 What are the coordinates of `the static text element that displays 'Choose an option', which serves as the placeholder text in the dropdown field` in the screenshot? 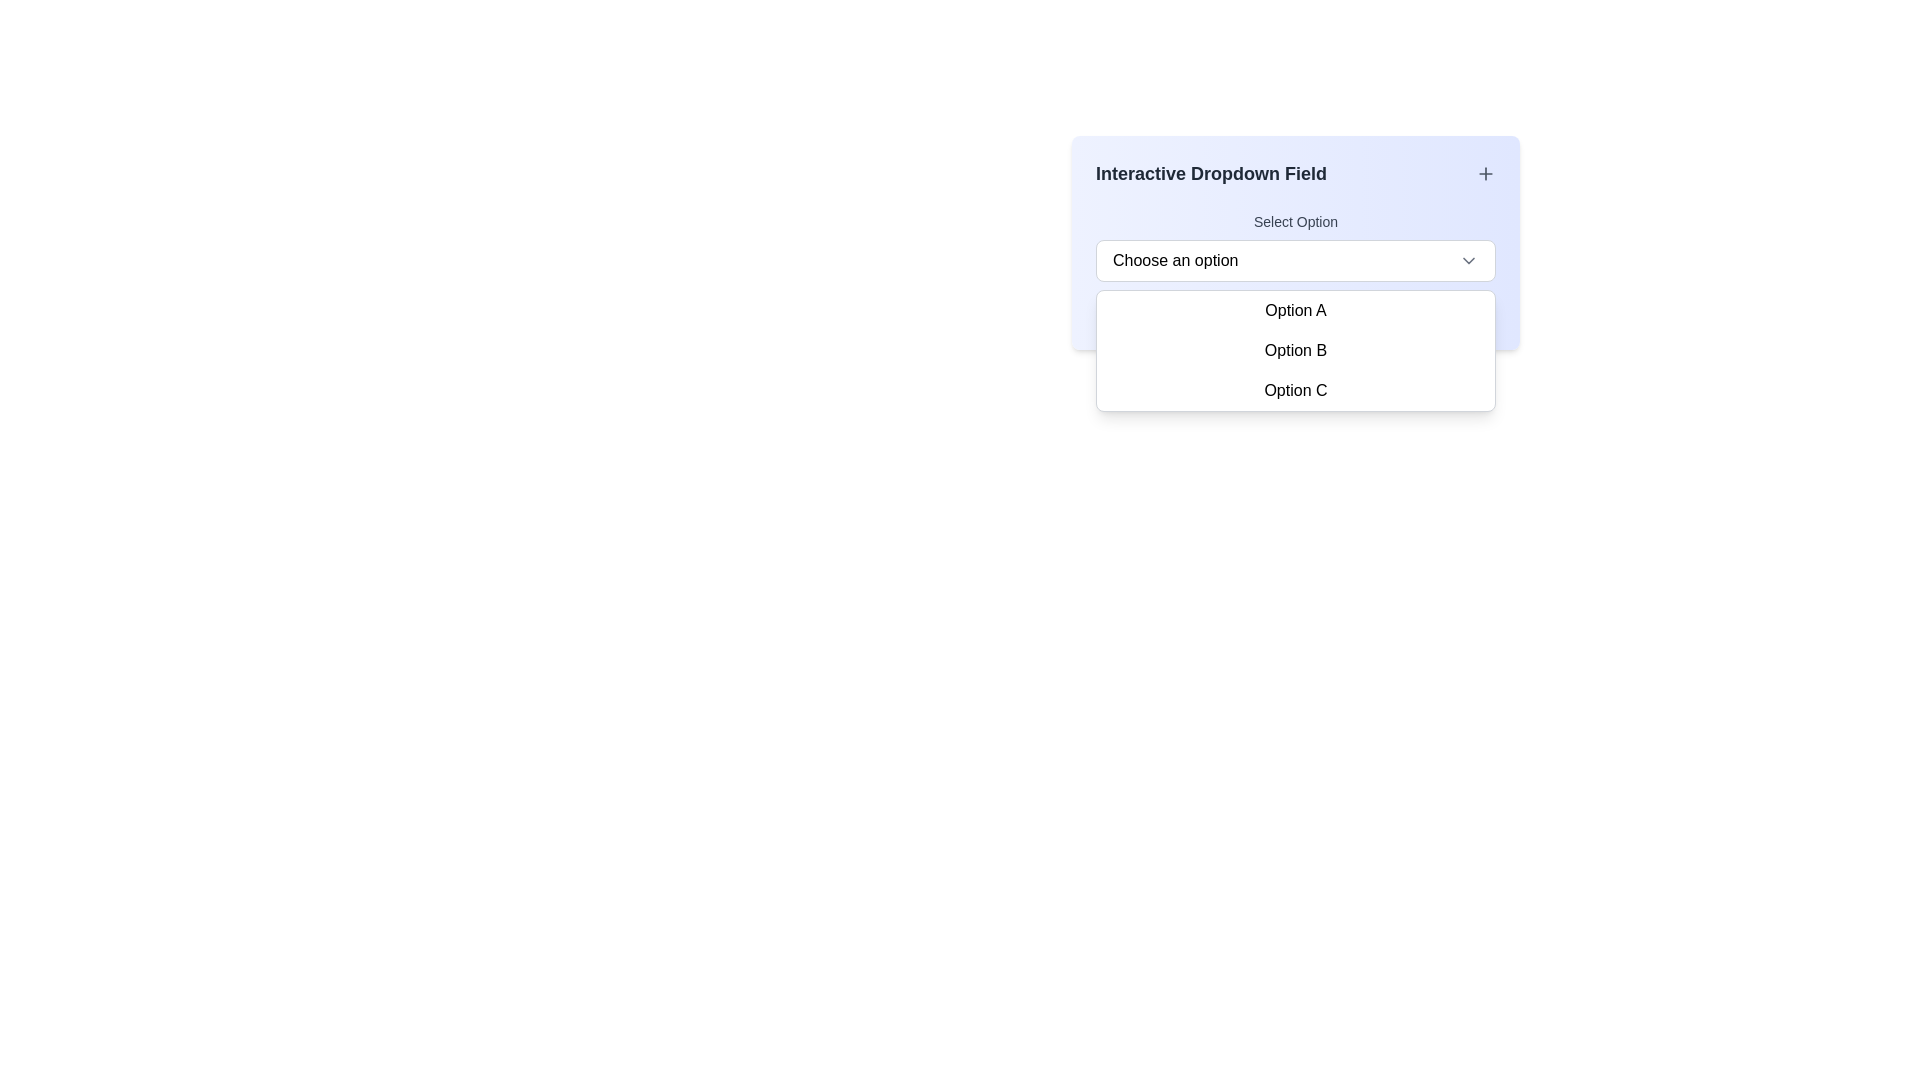 It's located at (1175, 260).